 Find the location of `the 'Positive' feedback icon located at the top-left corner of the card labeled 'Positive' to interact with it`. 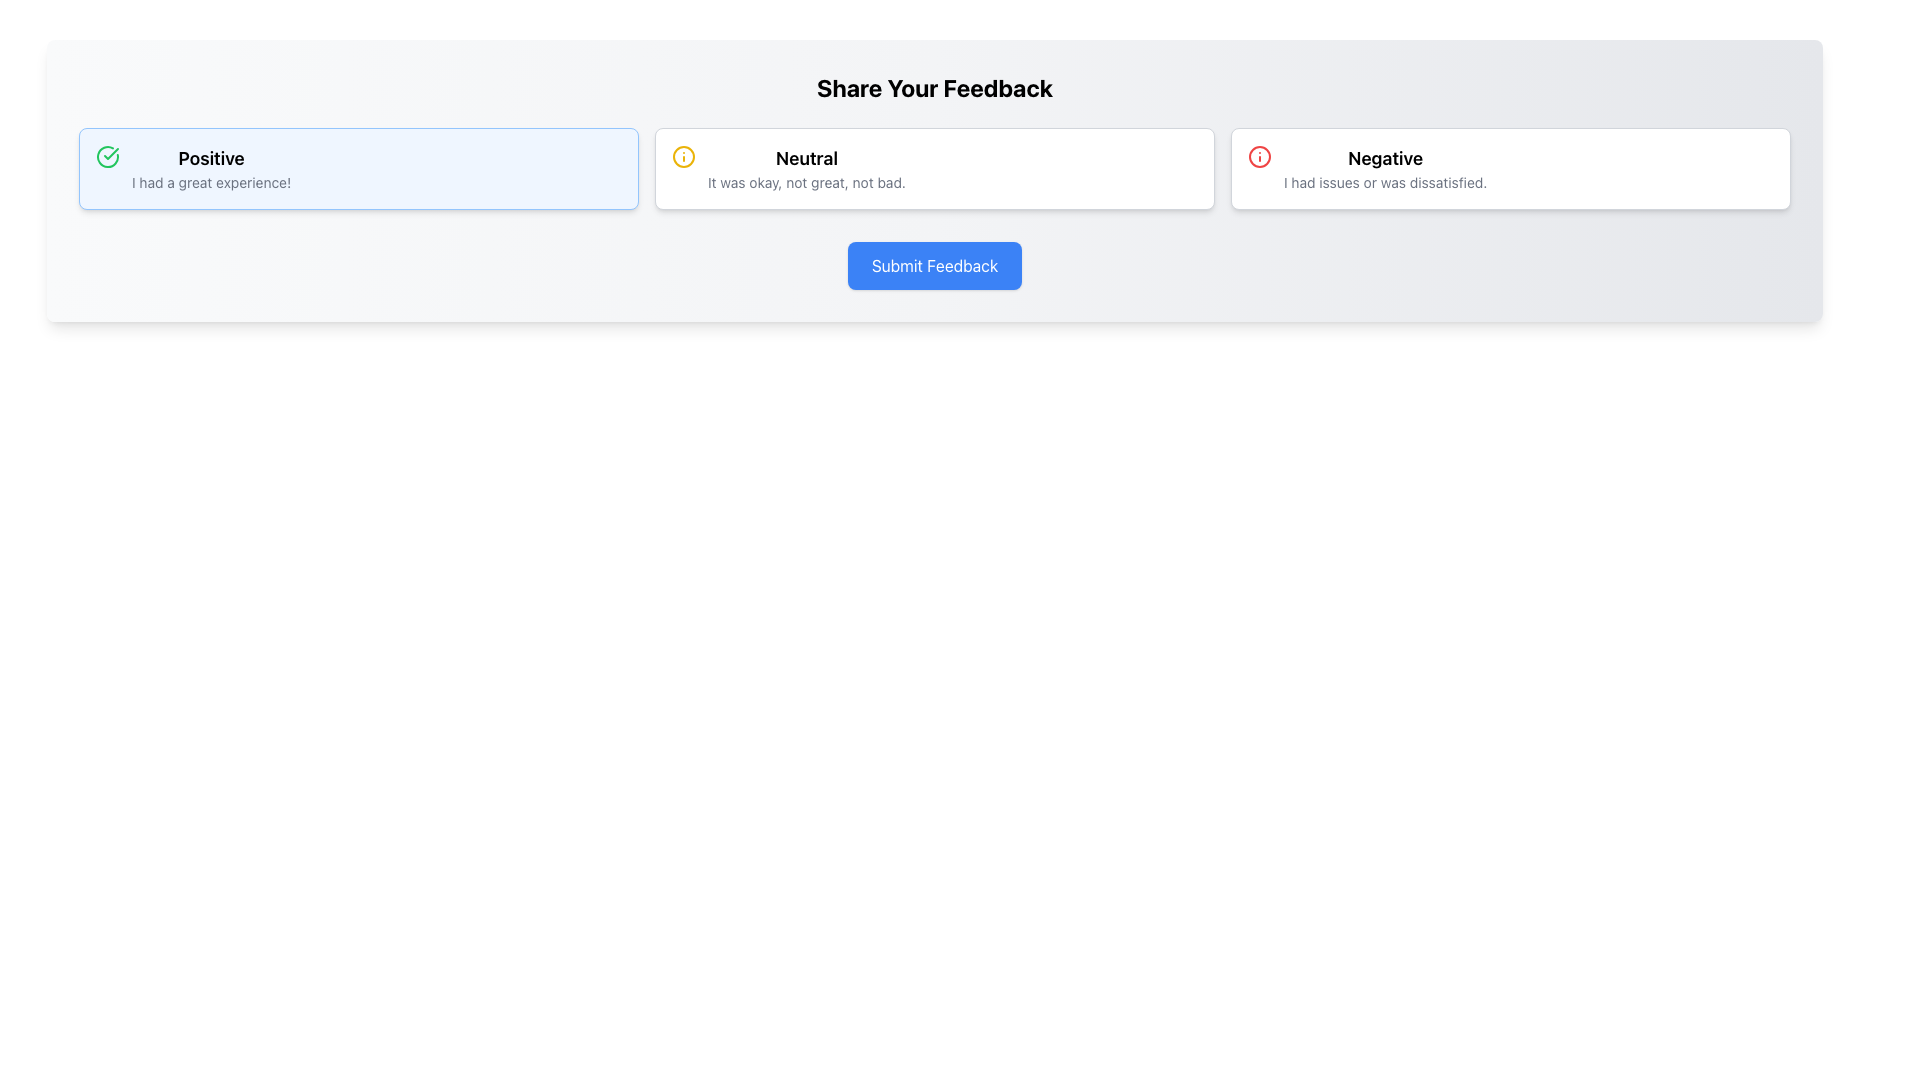

the 'Positive' feedback icon located at the top-left corner of the card labeled 'Positive' to interact with it is located at coordinates (107, 156).